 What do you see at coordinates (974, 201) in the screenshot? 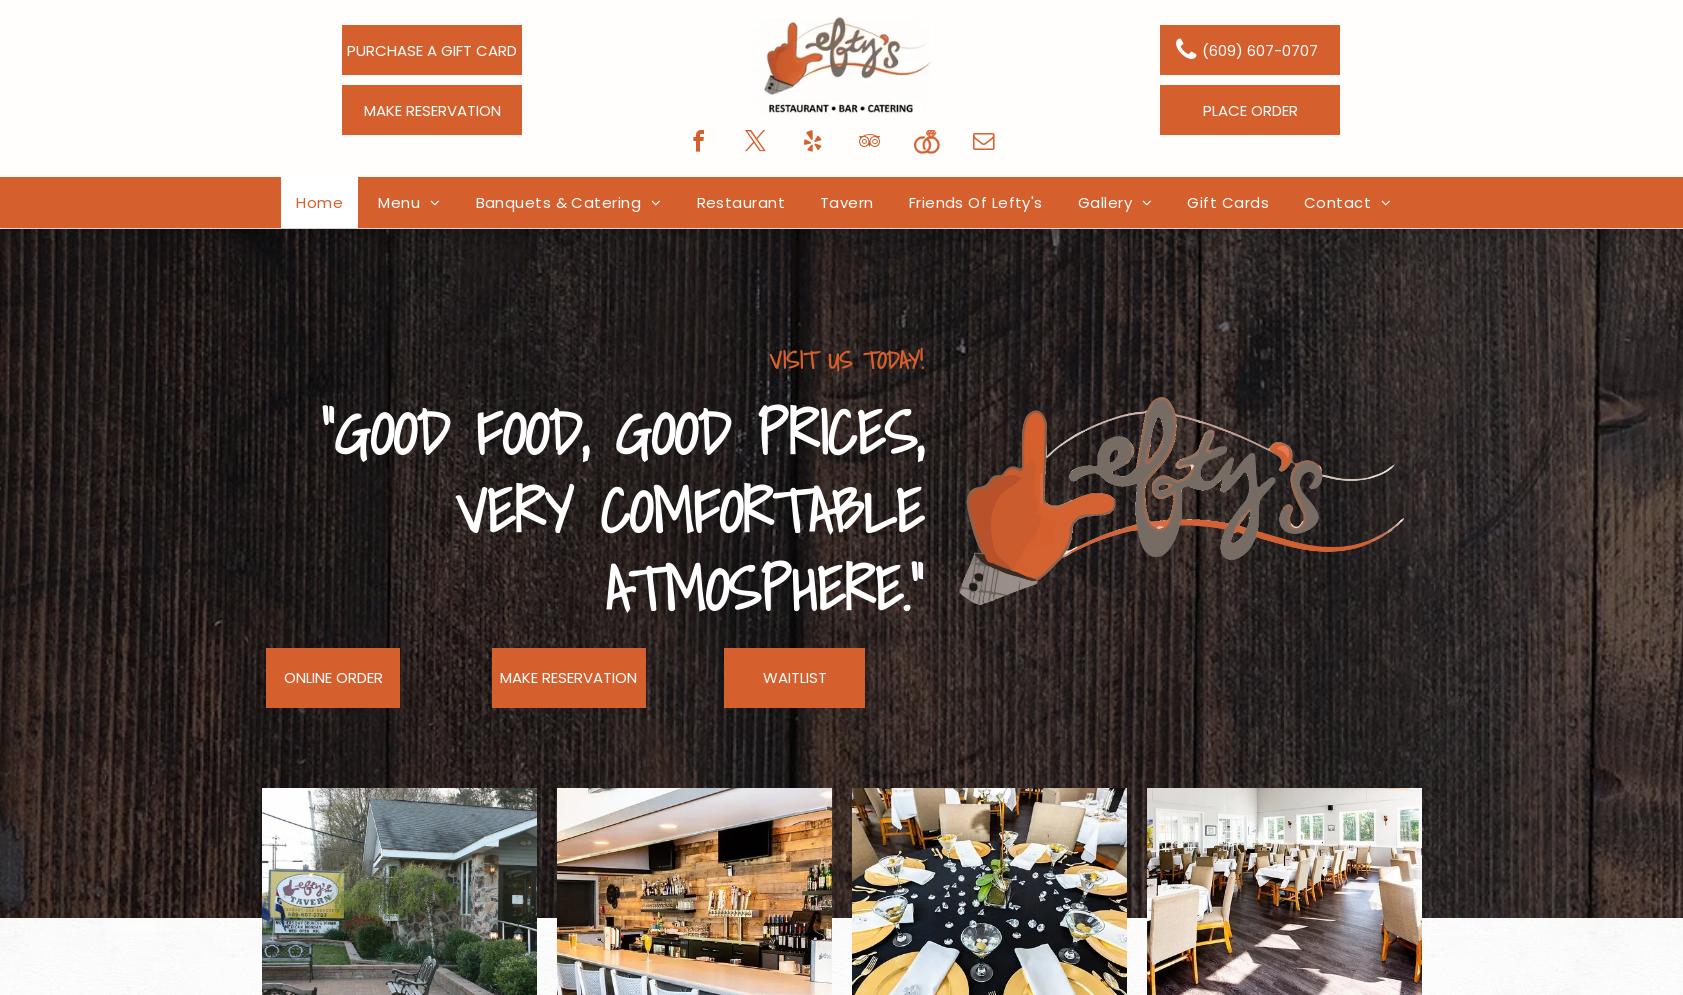
I see `'Friends Of Lefty's'` at bounding box center [974, 201].